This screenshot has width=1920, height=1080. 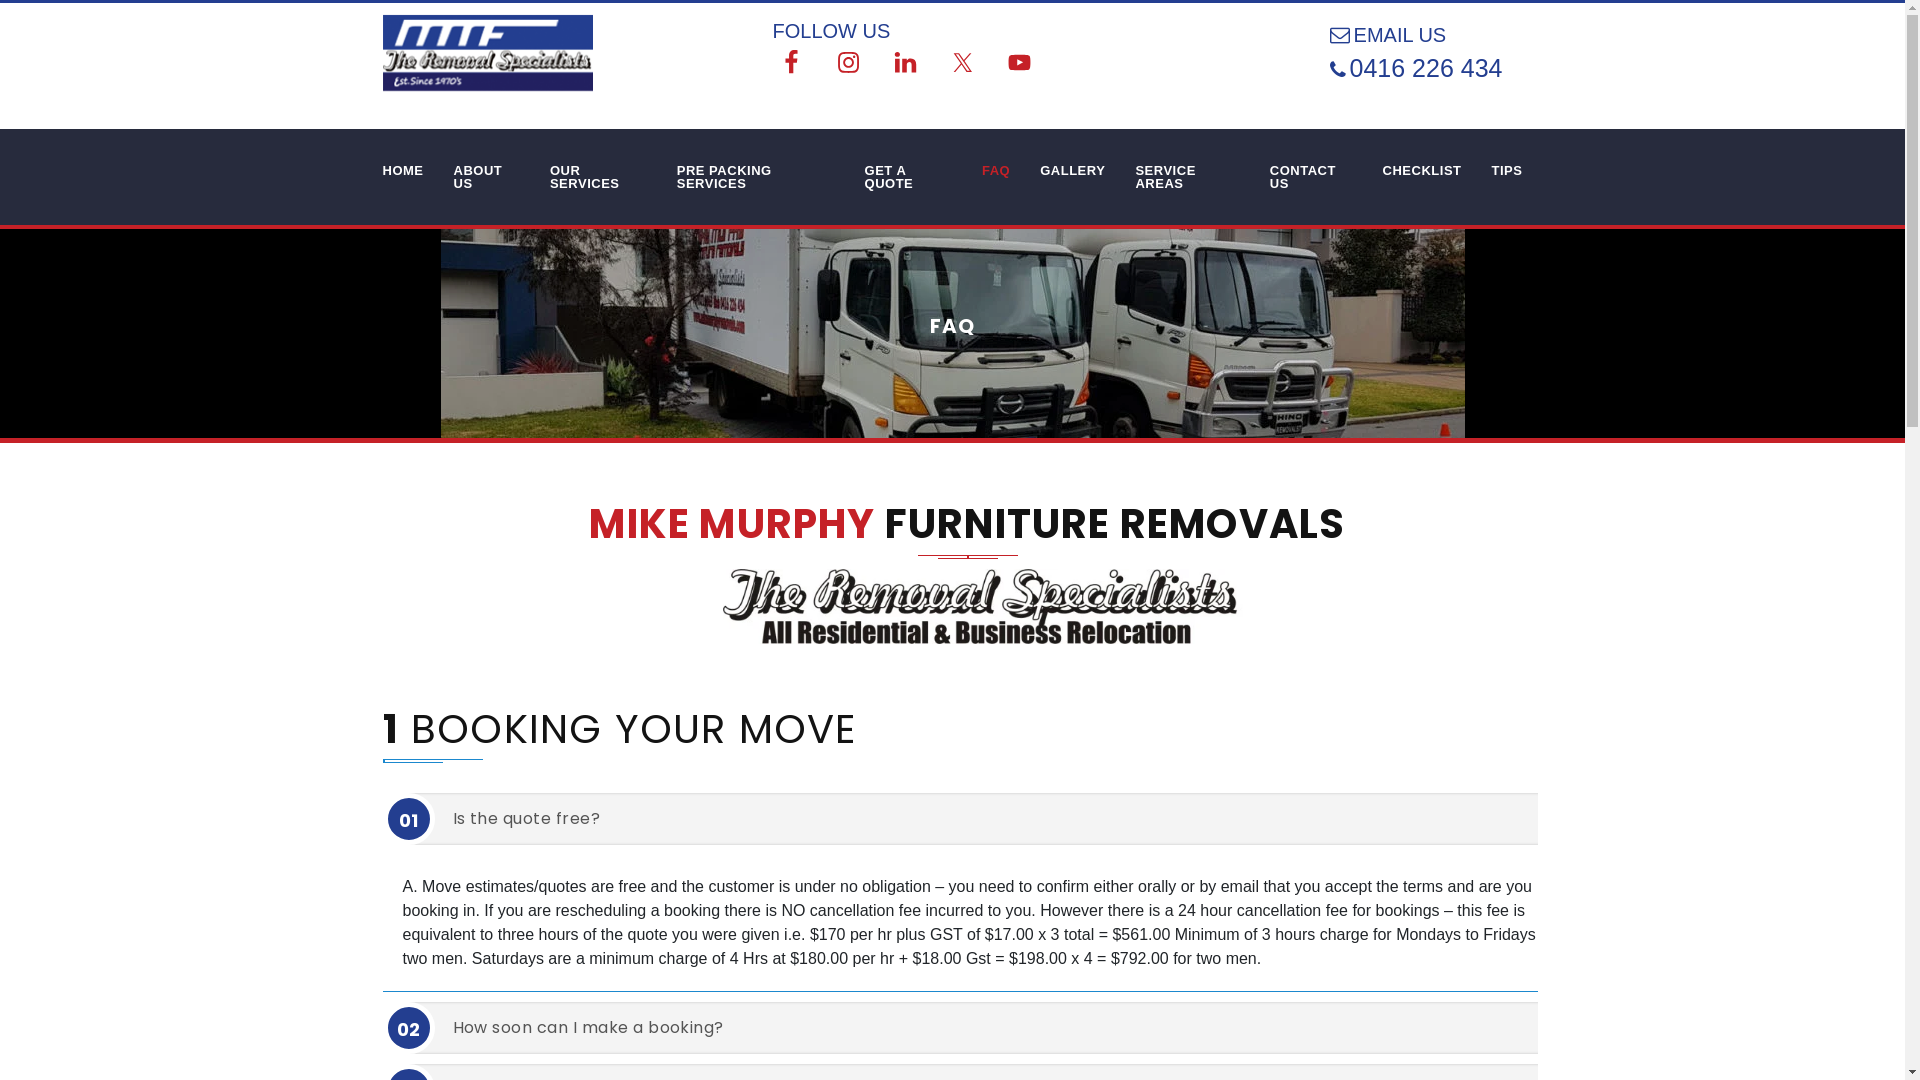 I want to click on '0416 226 434', so click(x=1435, y=67).